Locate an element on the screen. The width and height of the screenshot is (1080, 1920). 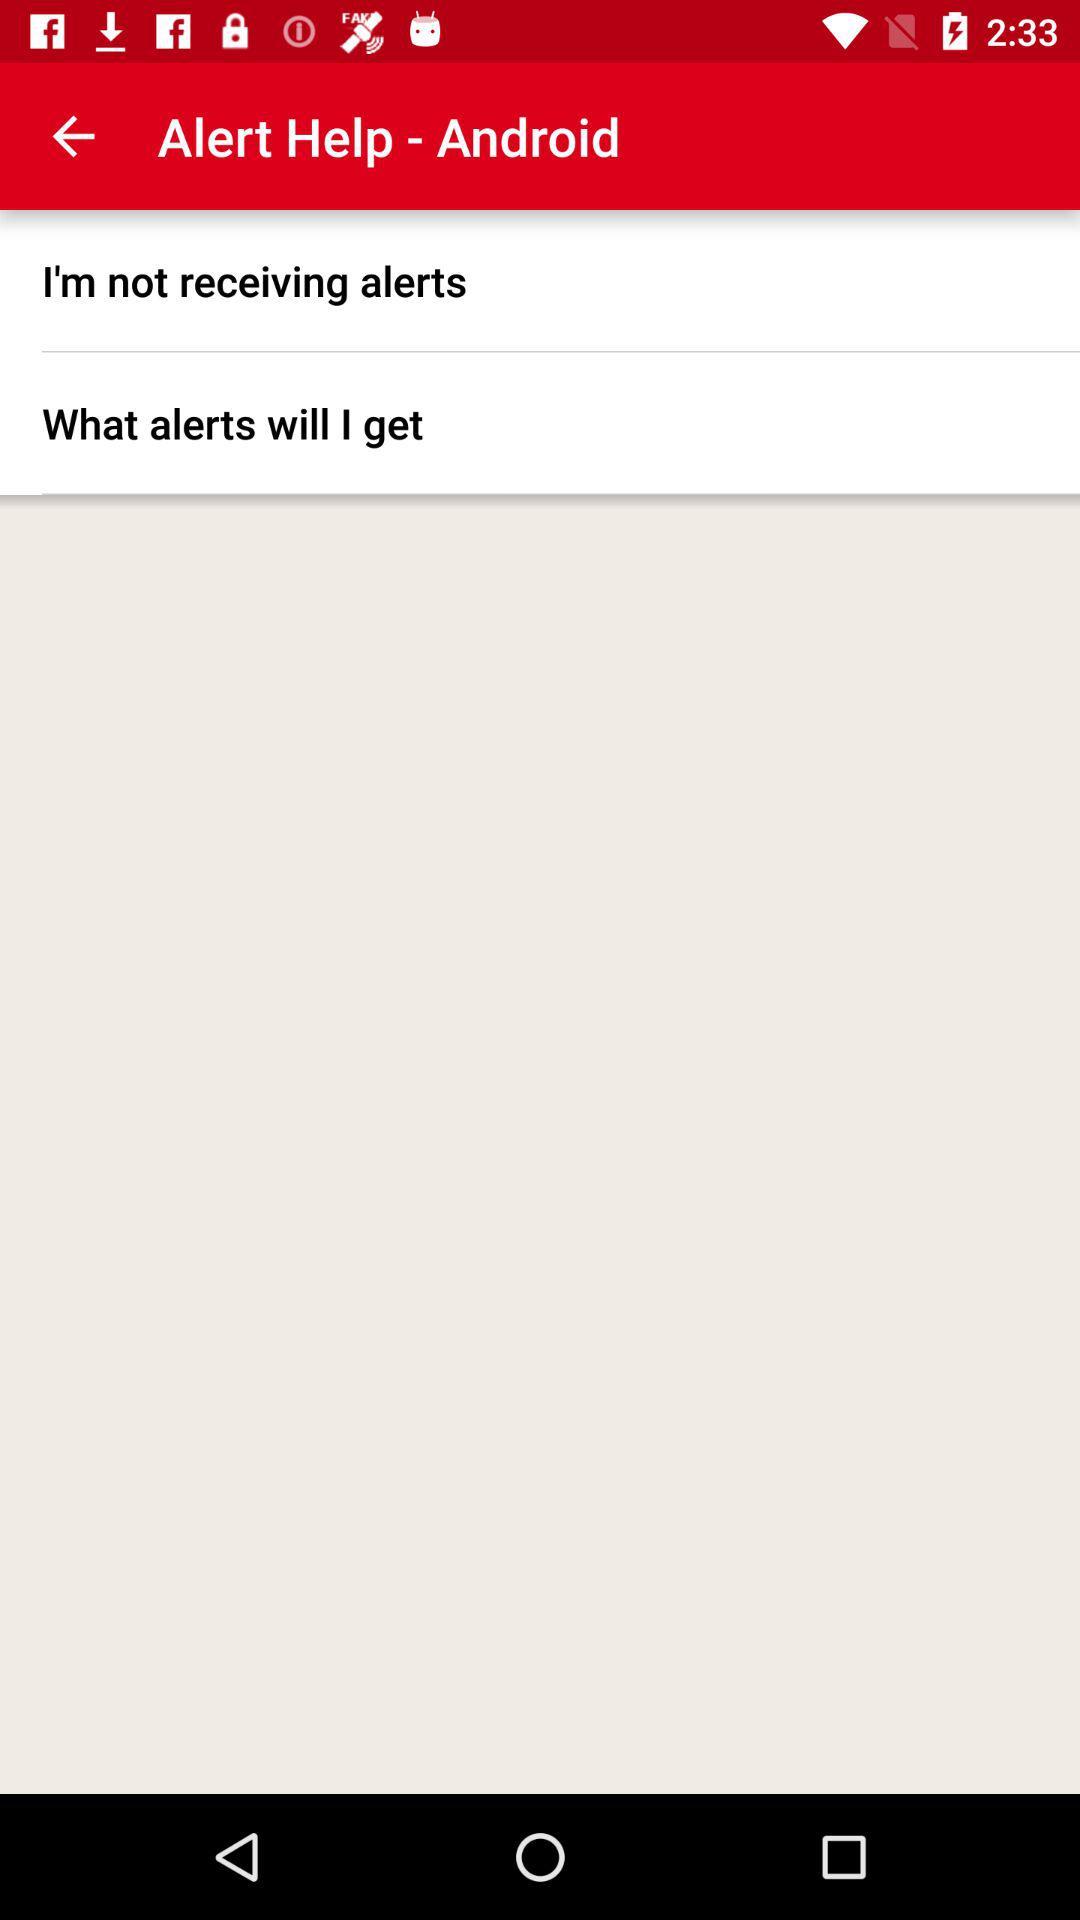
icon next to alert help - android app is located at coordinates (72, 135).